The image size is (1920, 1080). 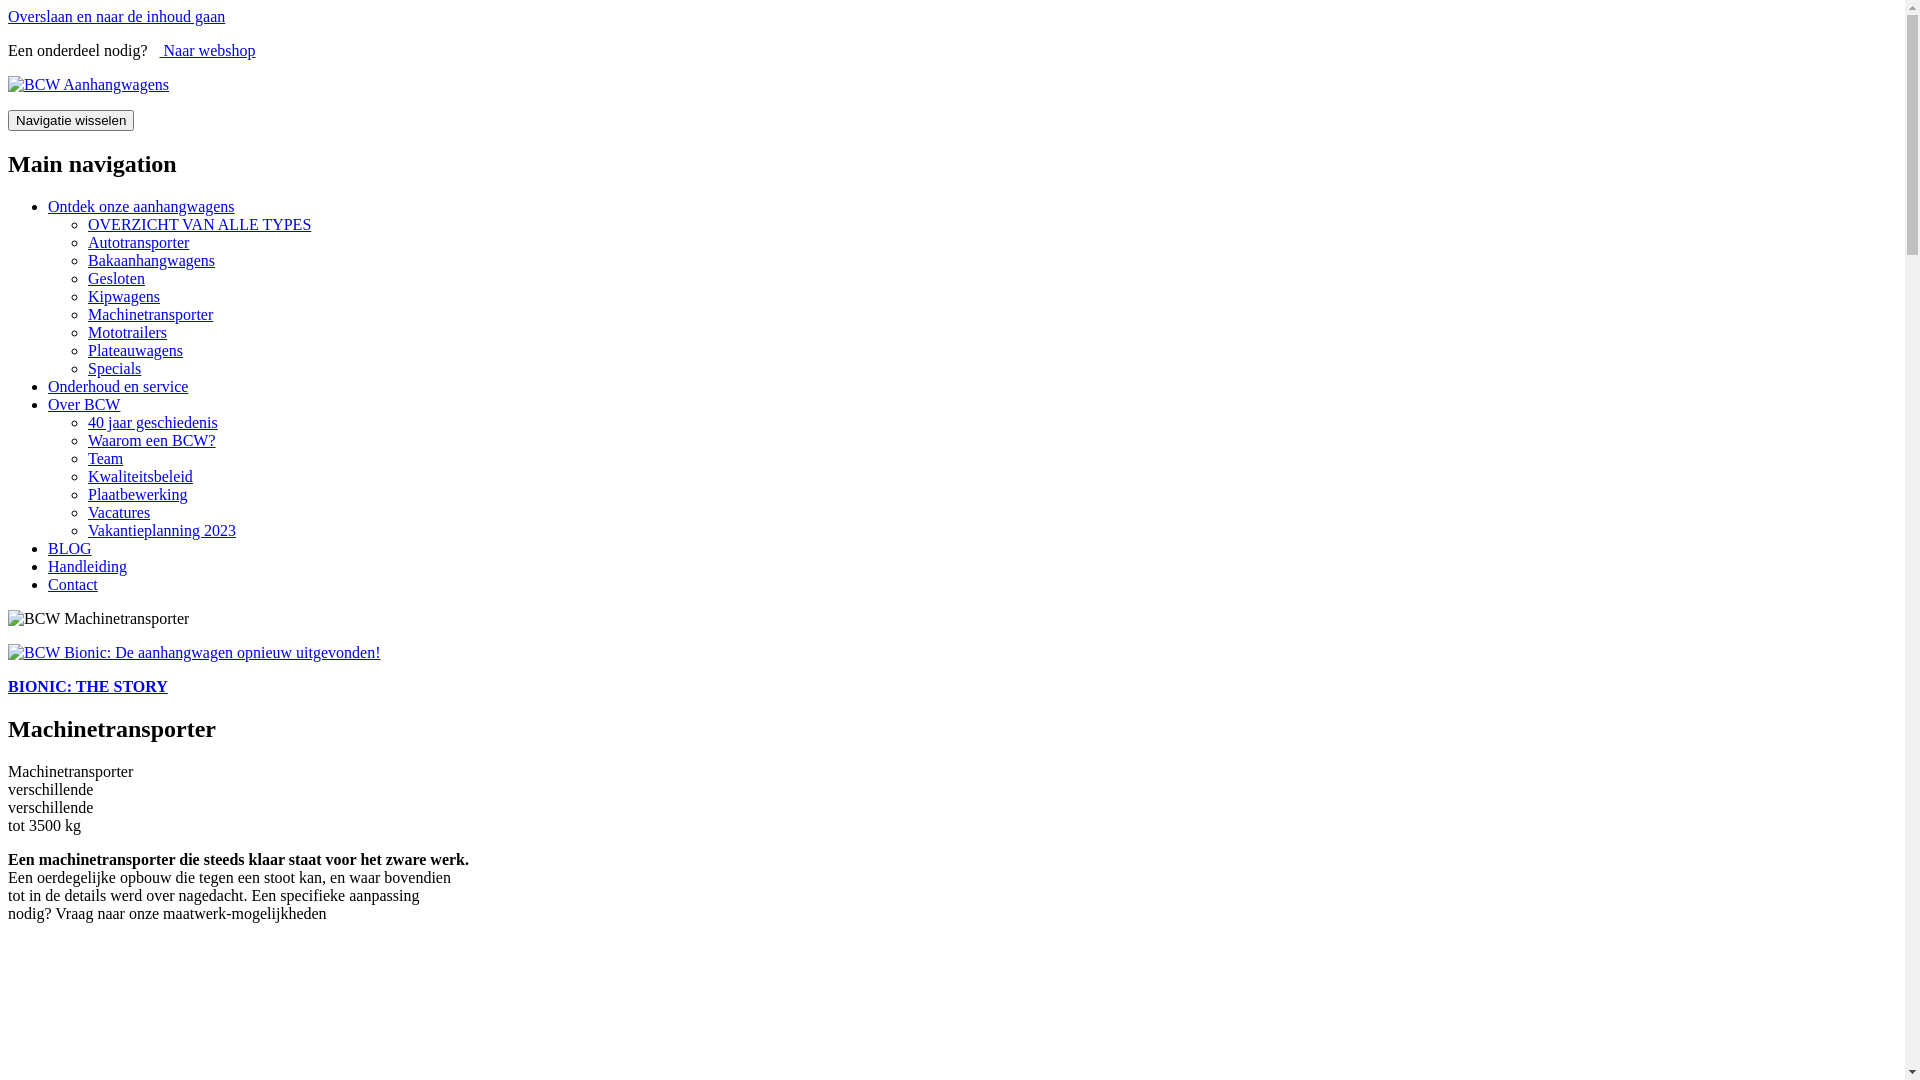 I want to click on 'BIONIC: THE STORY', so click(x=86, y=685).